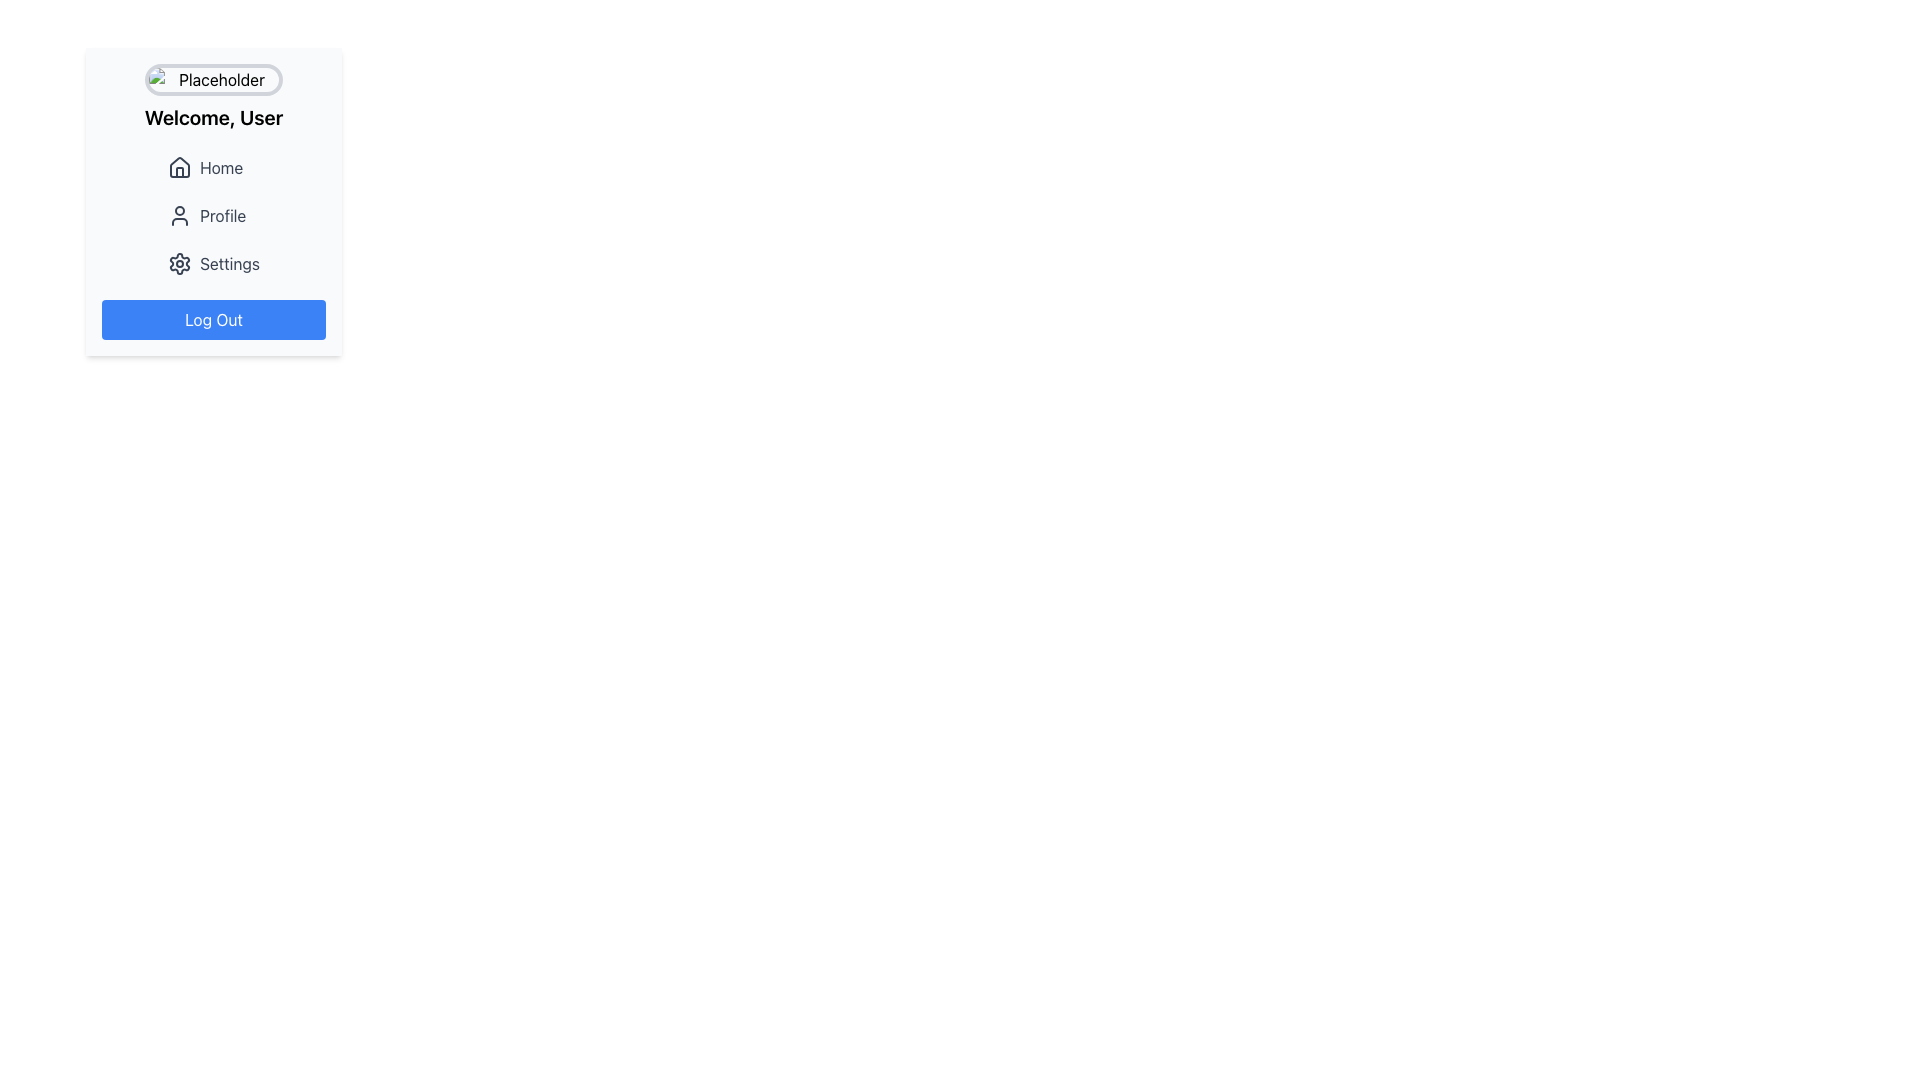 The height and width of the screenshot is (1080, 1920). Describe the element at coordinates (180, 262) in the screenshot. I see `the gear-shaped icon representing settings in the settings menu, located next to the 'Settings' text` at that location.